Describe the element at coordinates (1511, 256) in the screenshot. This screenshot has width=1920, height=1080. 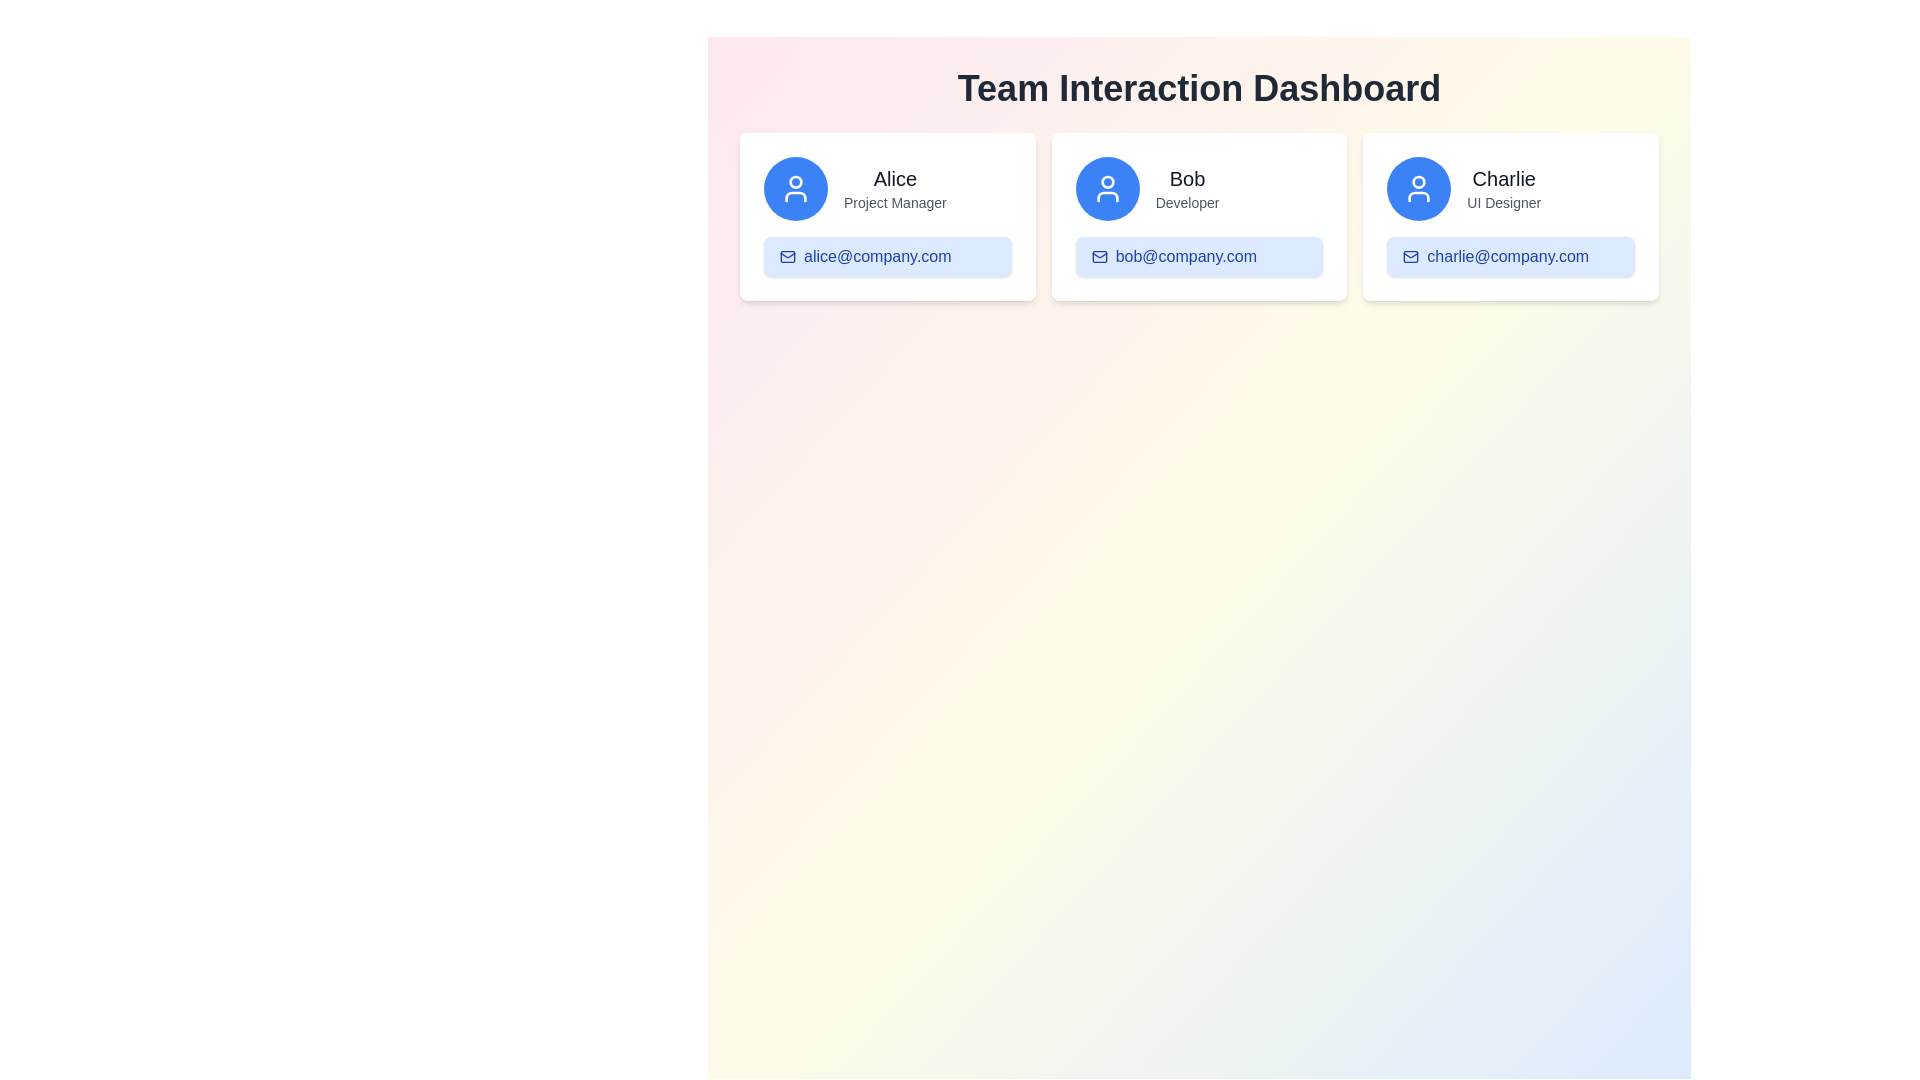
I see `the button styled as a badge for initiating communication with Charlie, the UI Designer, located within the third card in the horizontal list layout` at that location.